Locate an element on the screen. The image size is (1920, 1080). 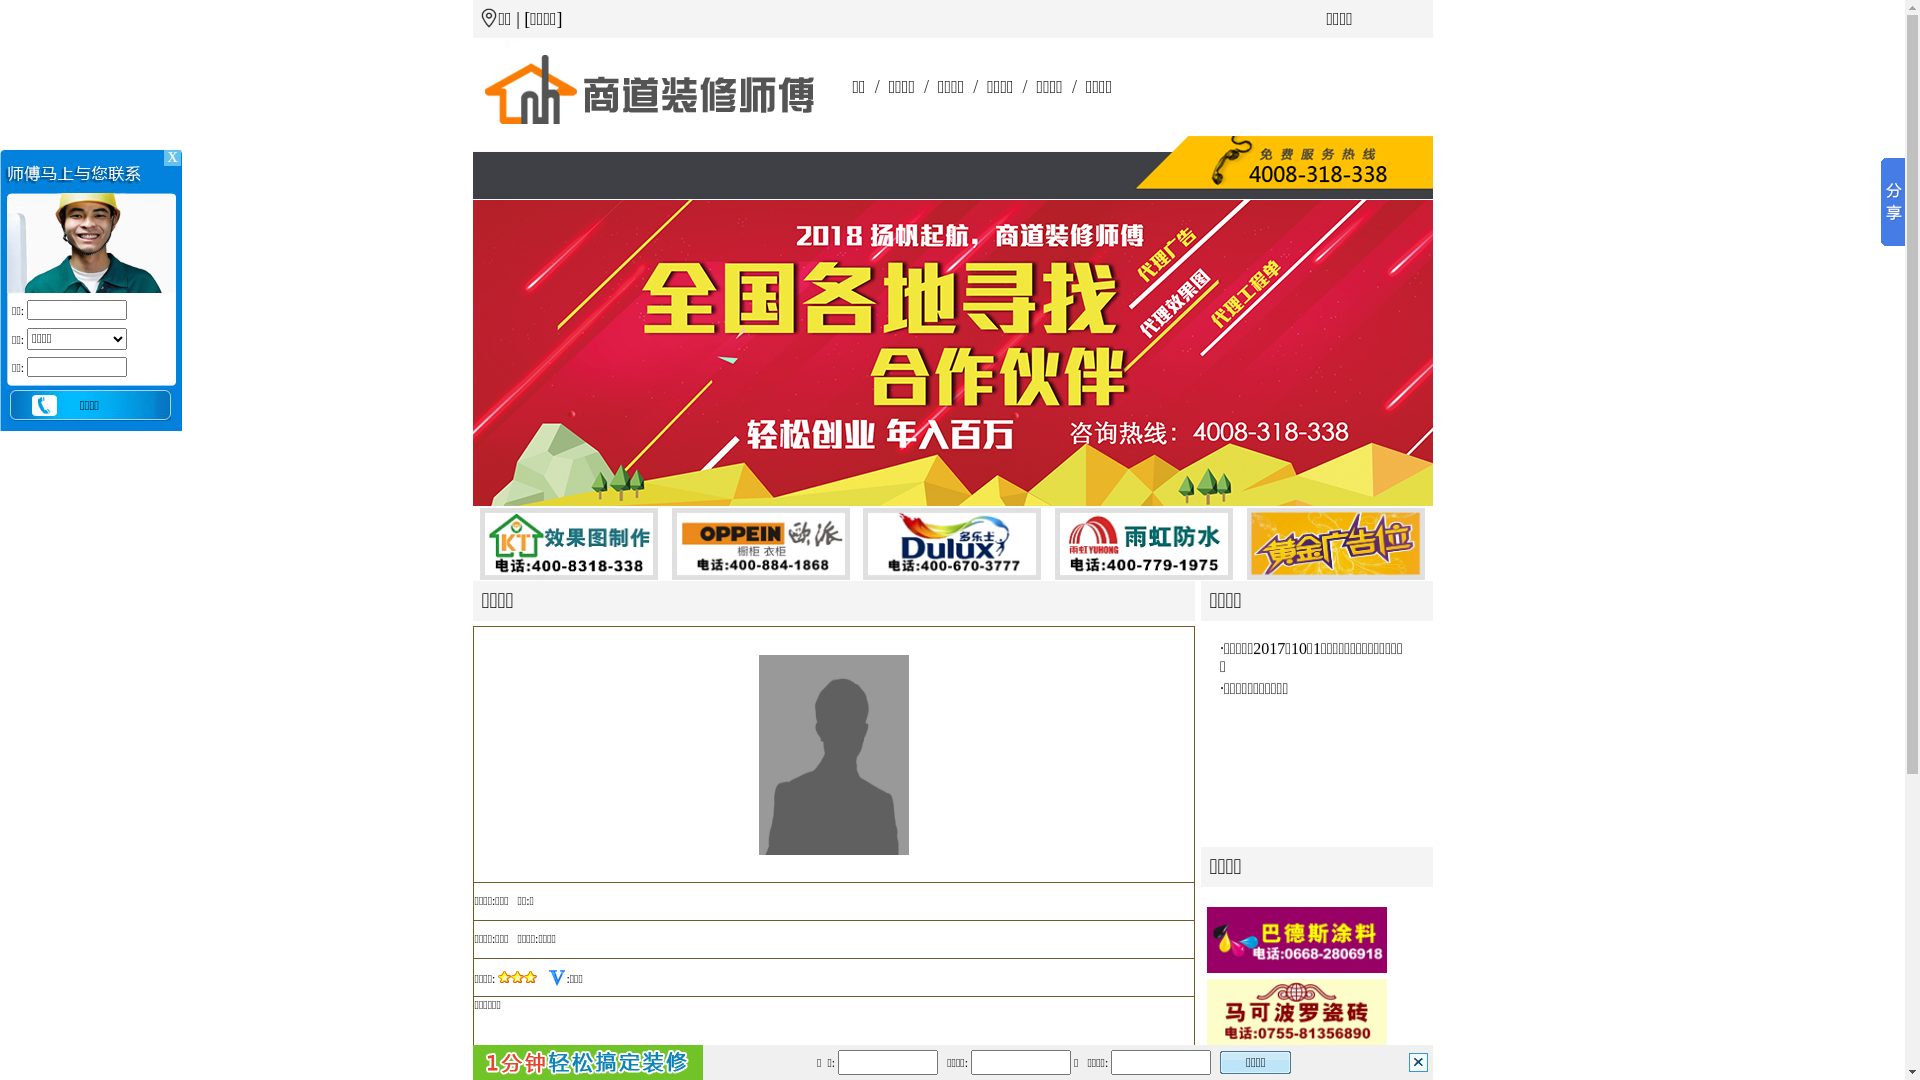
' X ' is located at coordinates (163, 157).